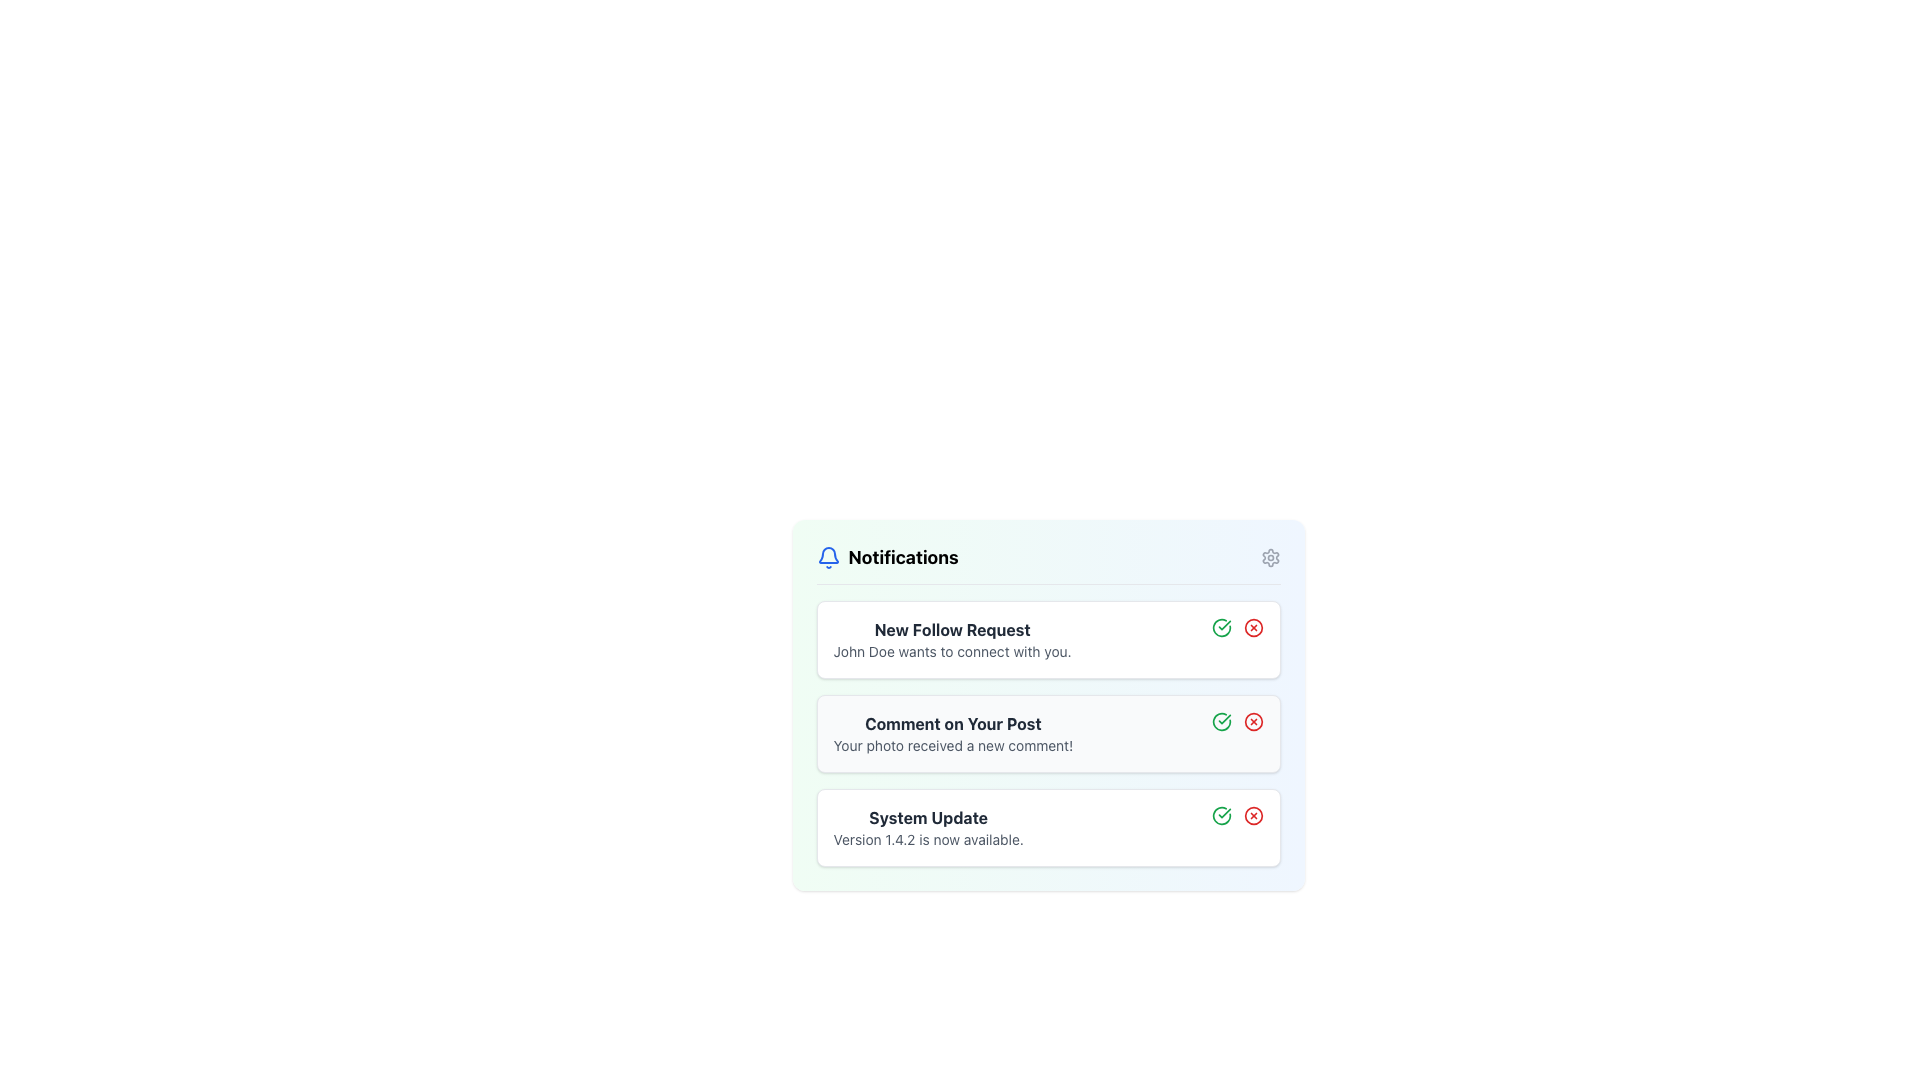 This screenshot has height=1080, width=1920. Describe the element at coordinates (927, 840) in the screenshot. I see `the informational message indicating the availability of a new system version, which is the second line within the 'System Update' notification card` at that location.